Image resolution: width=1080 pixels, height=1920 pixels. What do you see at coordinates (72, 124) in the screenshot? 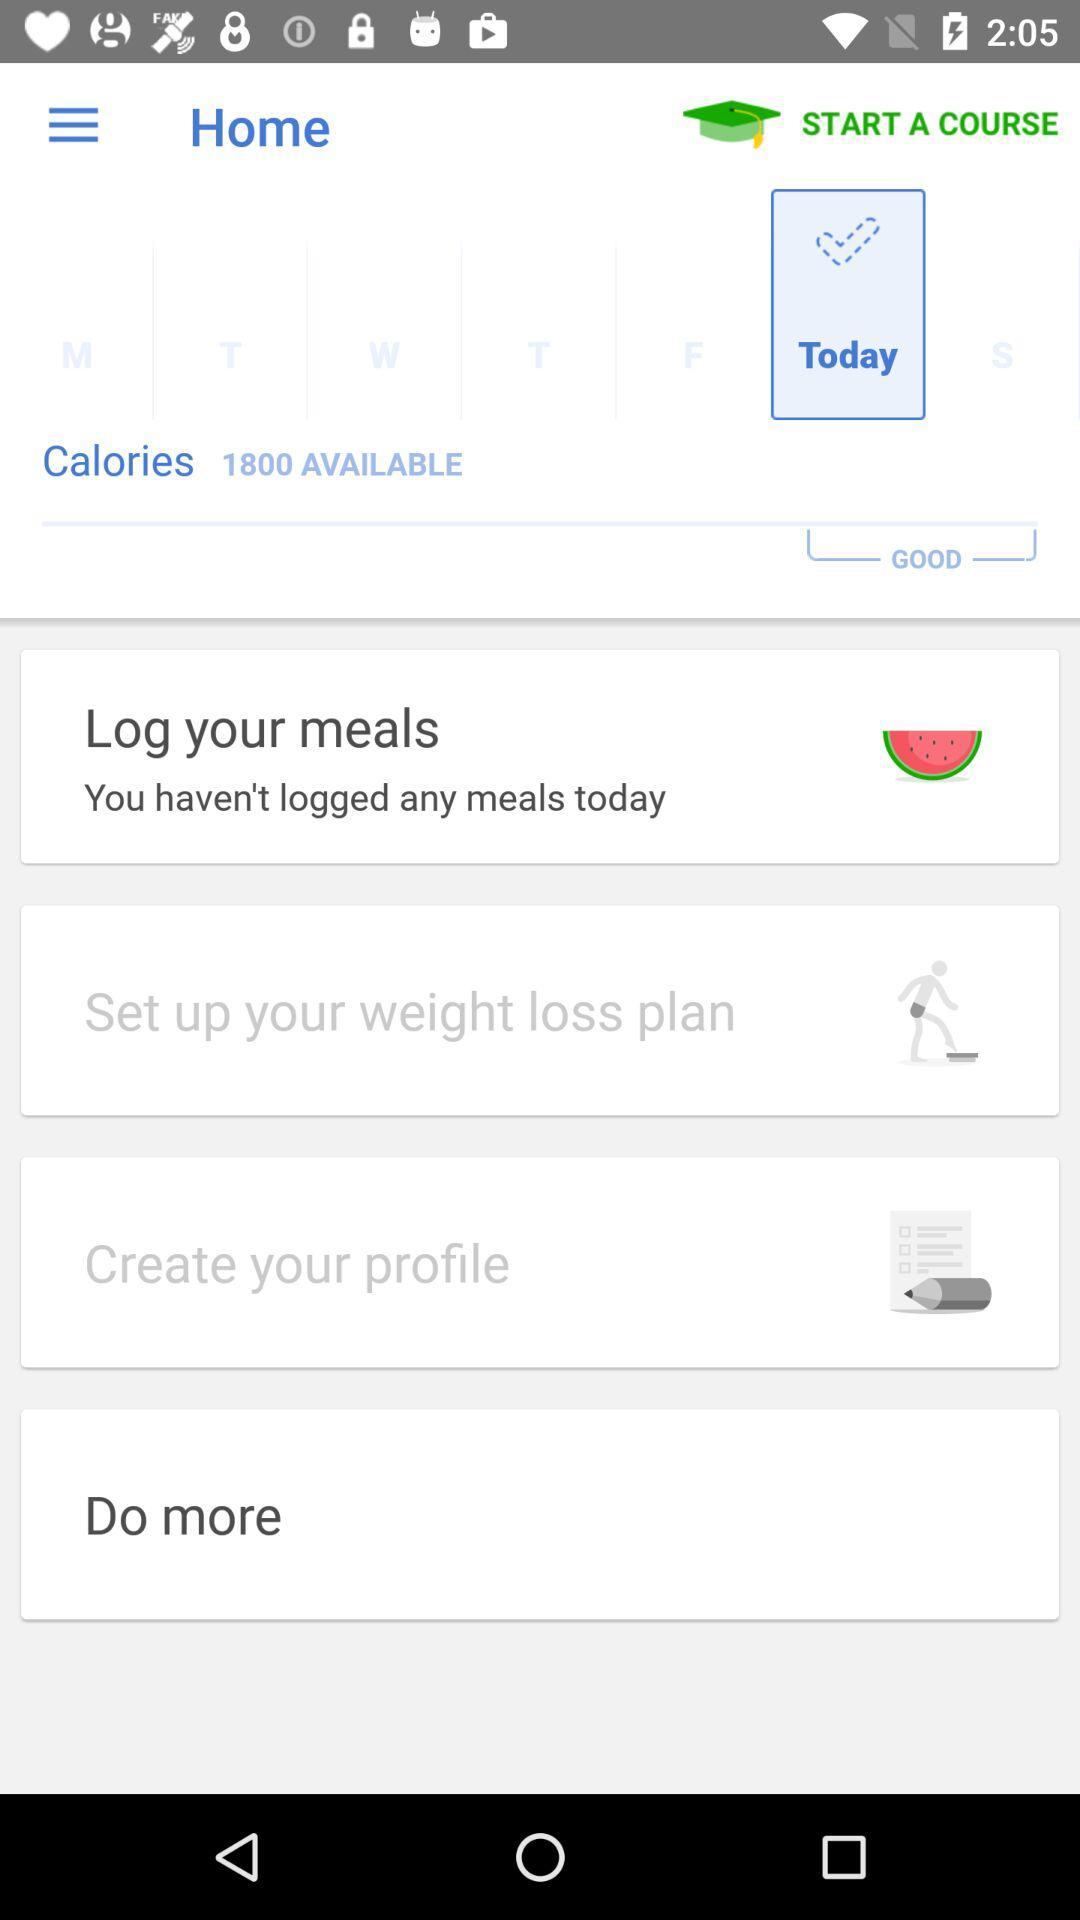
I see `the item next to home` at bounding box center [72, 124].